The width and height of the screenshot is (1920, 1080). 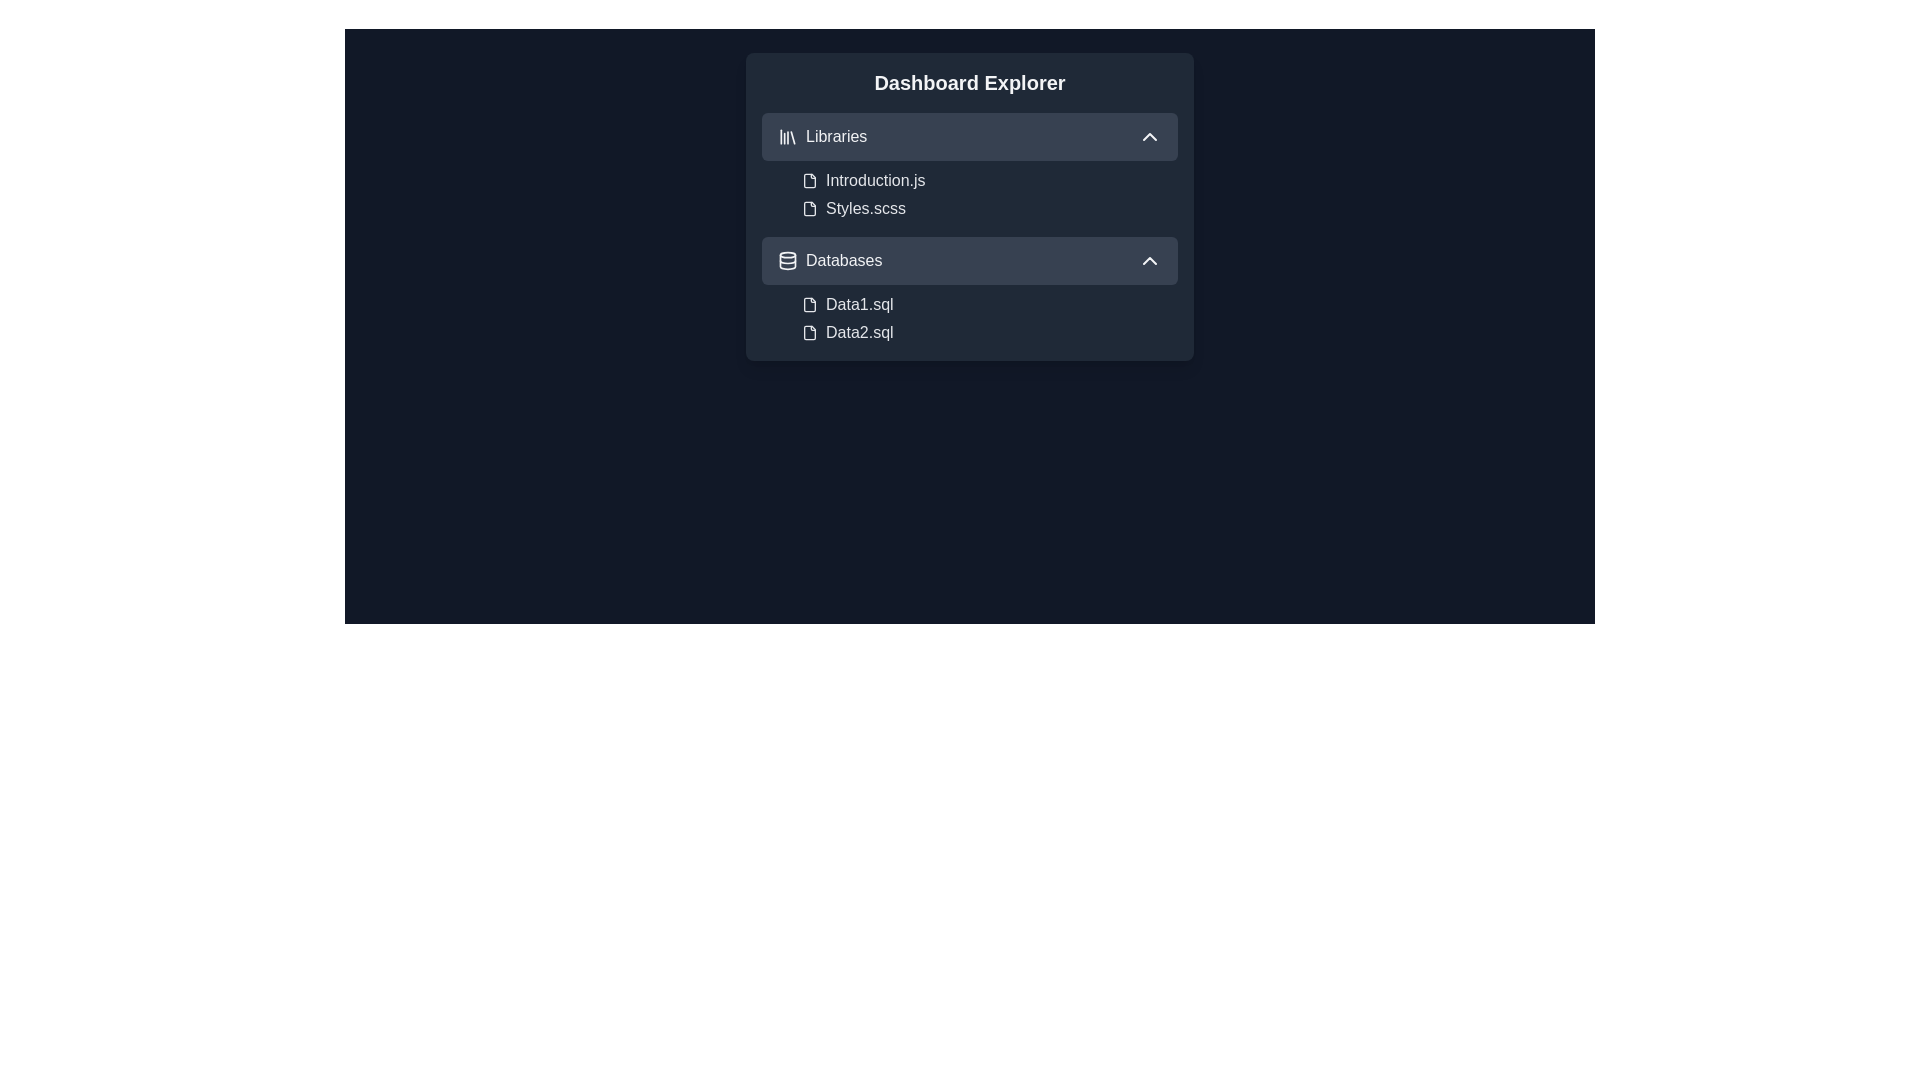 I want to click on the chevron icon on the 'Databases' dropdown menu header, so click(x=969, y=290).